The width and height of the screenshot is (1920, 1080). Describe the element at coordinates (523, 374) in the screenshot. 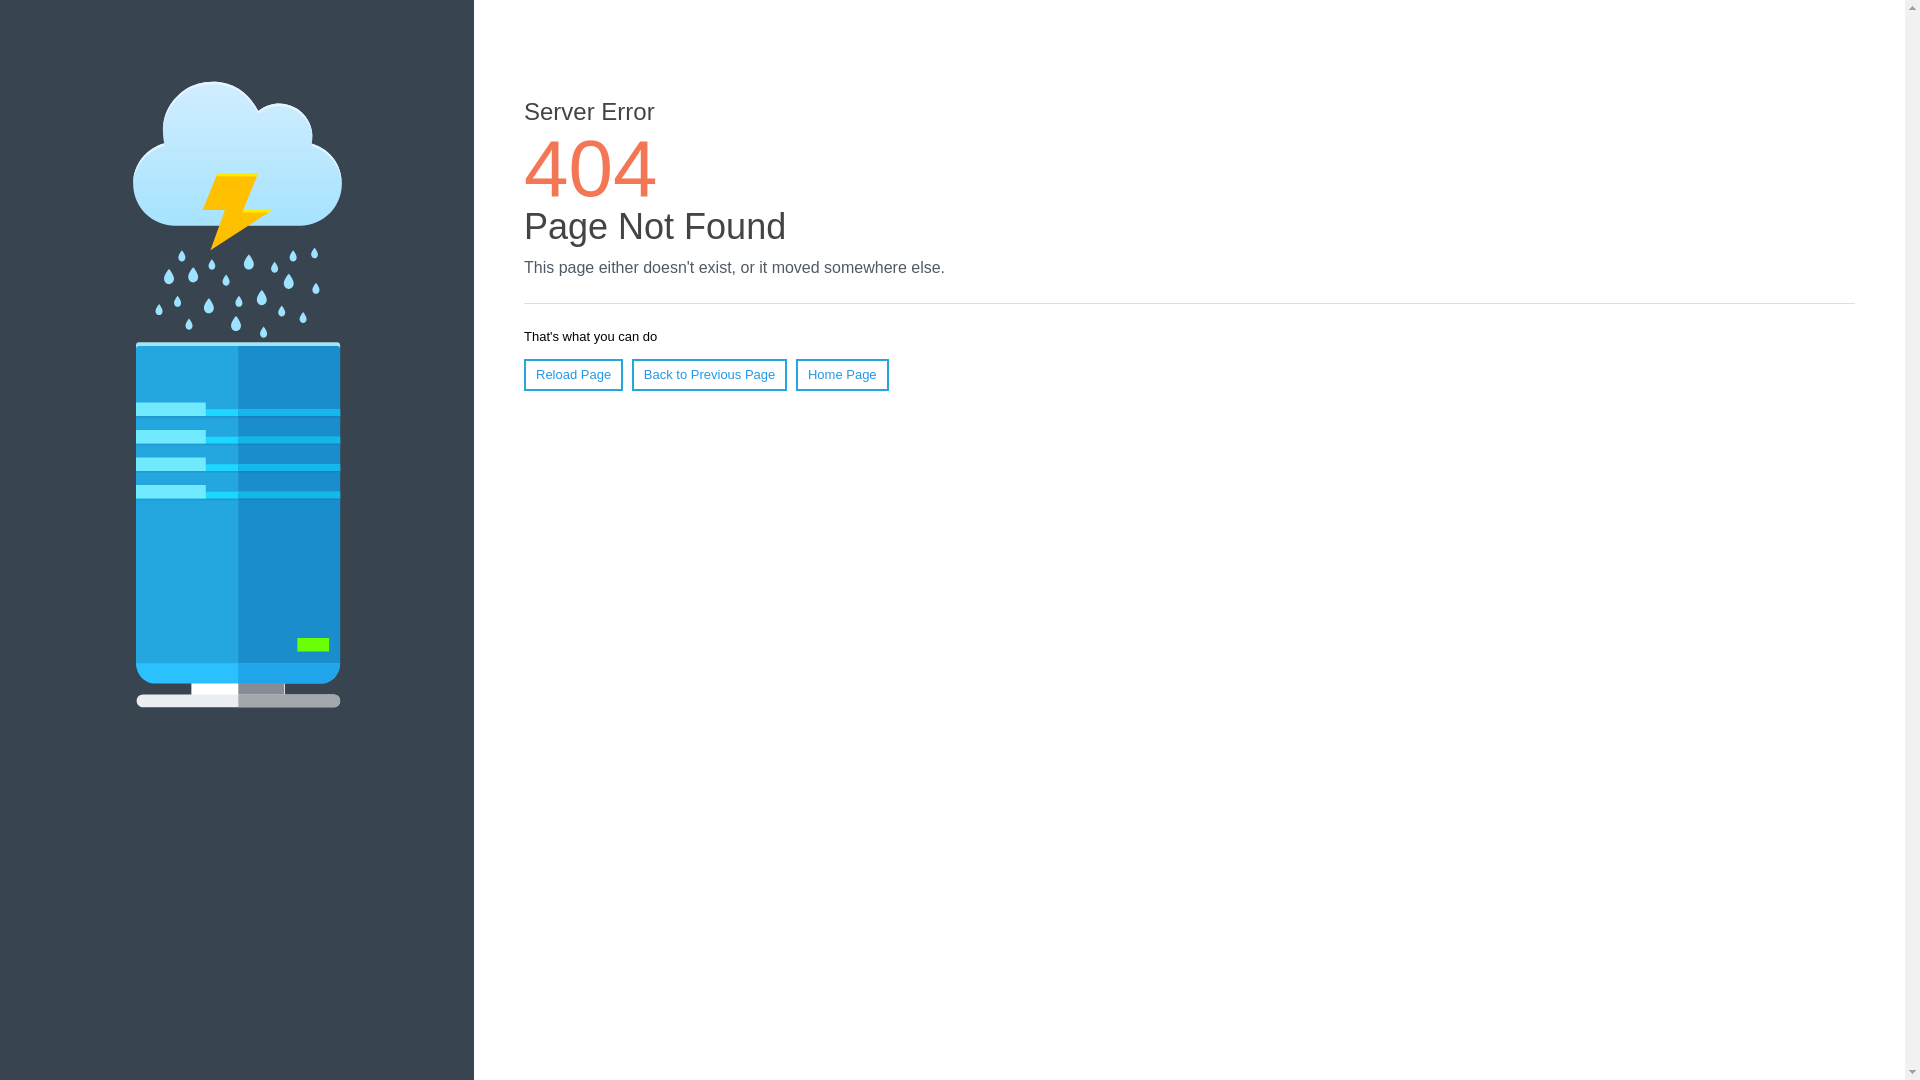

I see `'Reload Page'` at that location.